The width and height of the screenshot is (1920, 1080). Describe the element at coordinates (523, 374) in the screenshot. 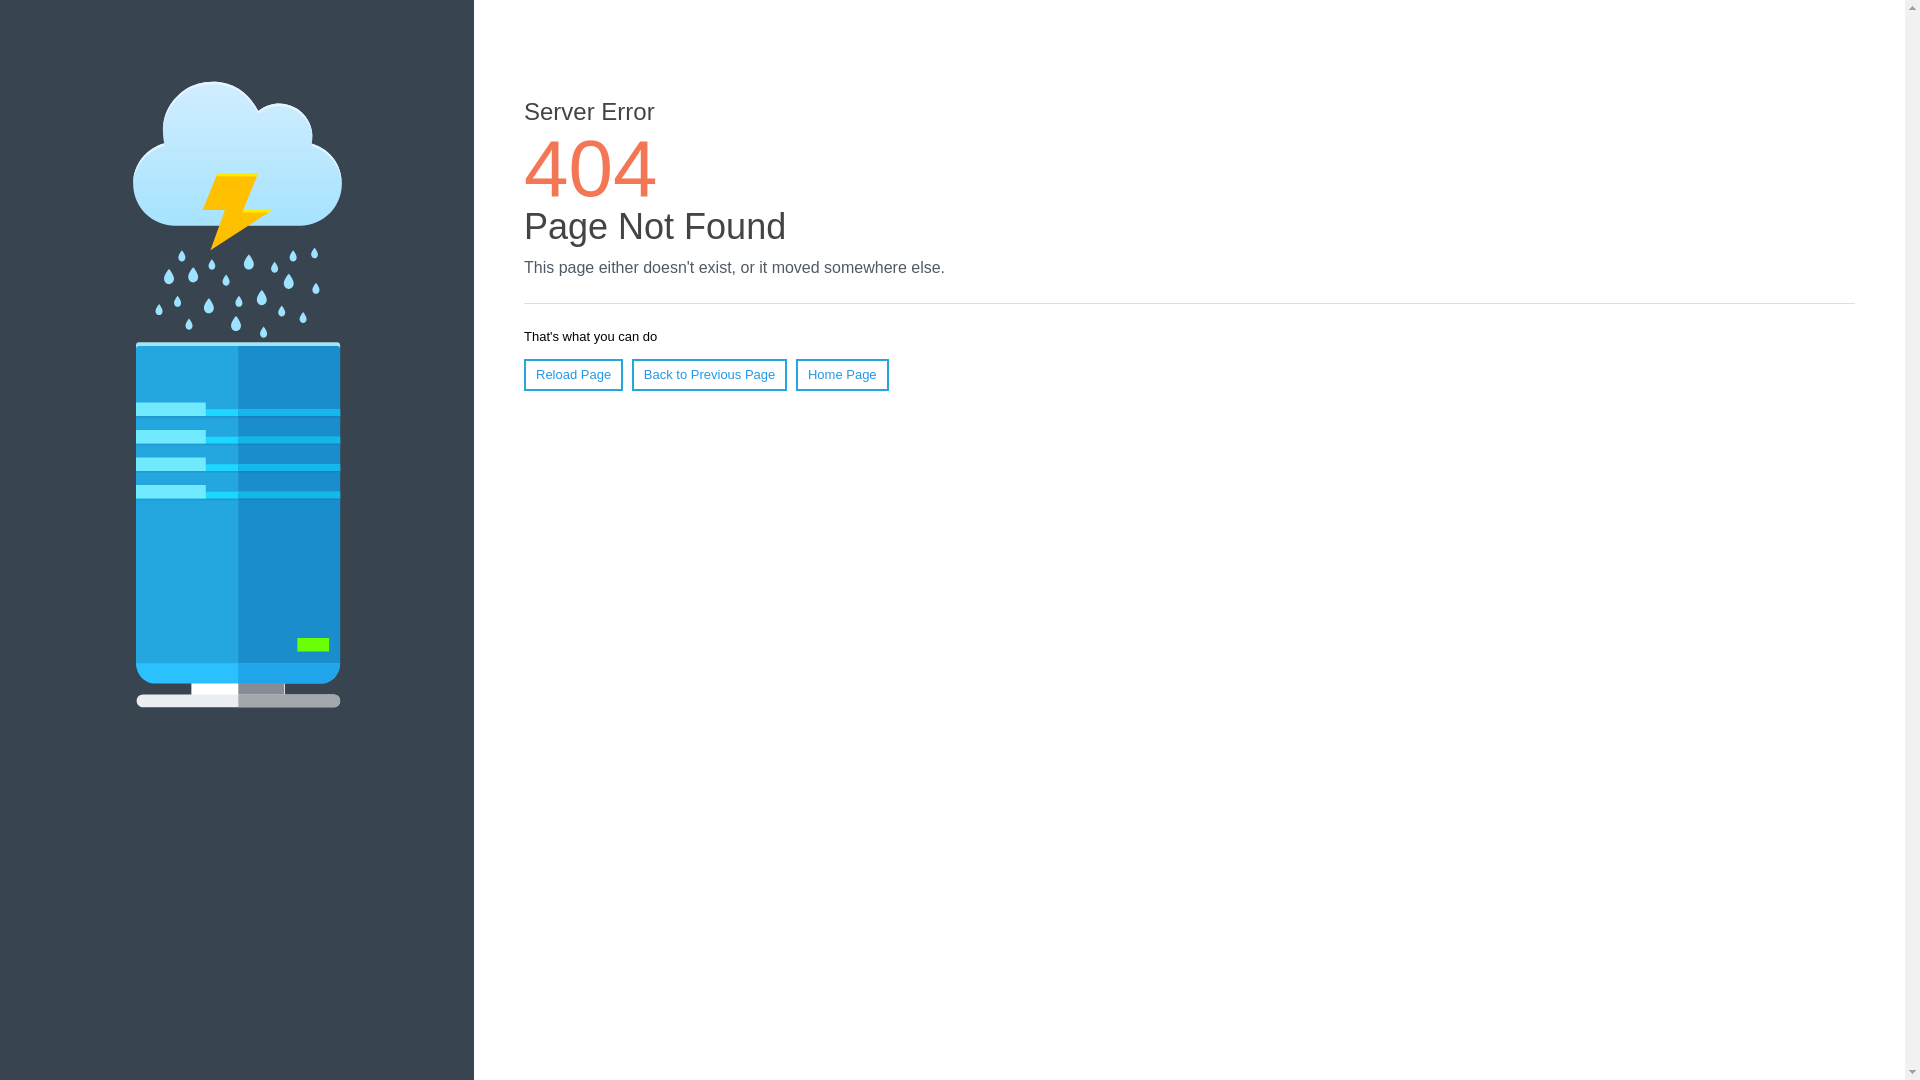

I see `'Reload Page'` at that location.